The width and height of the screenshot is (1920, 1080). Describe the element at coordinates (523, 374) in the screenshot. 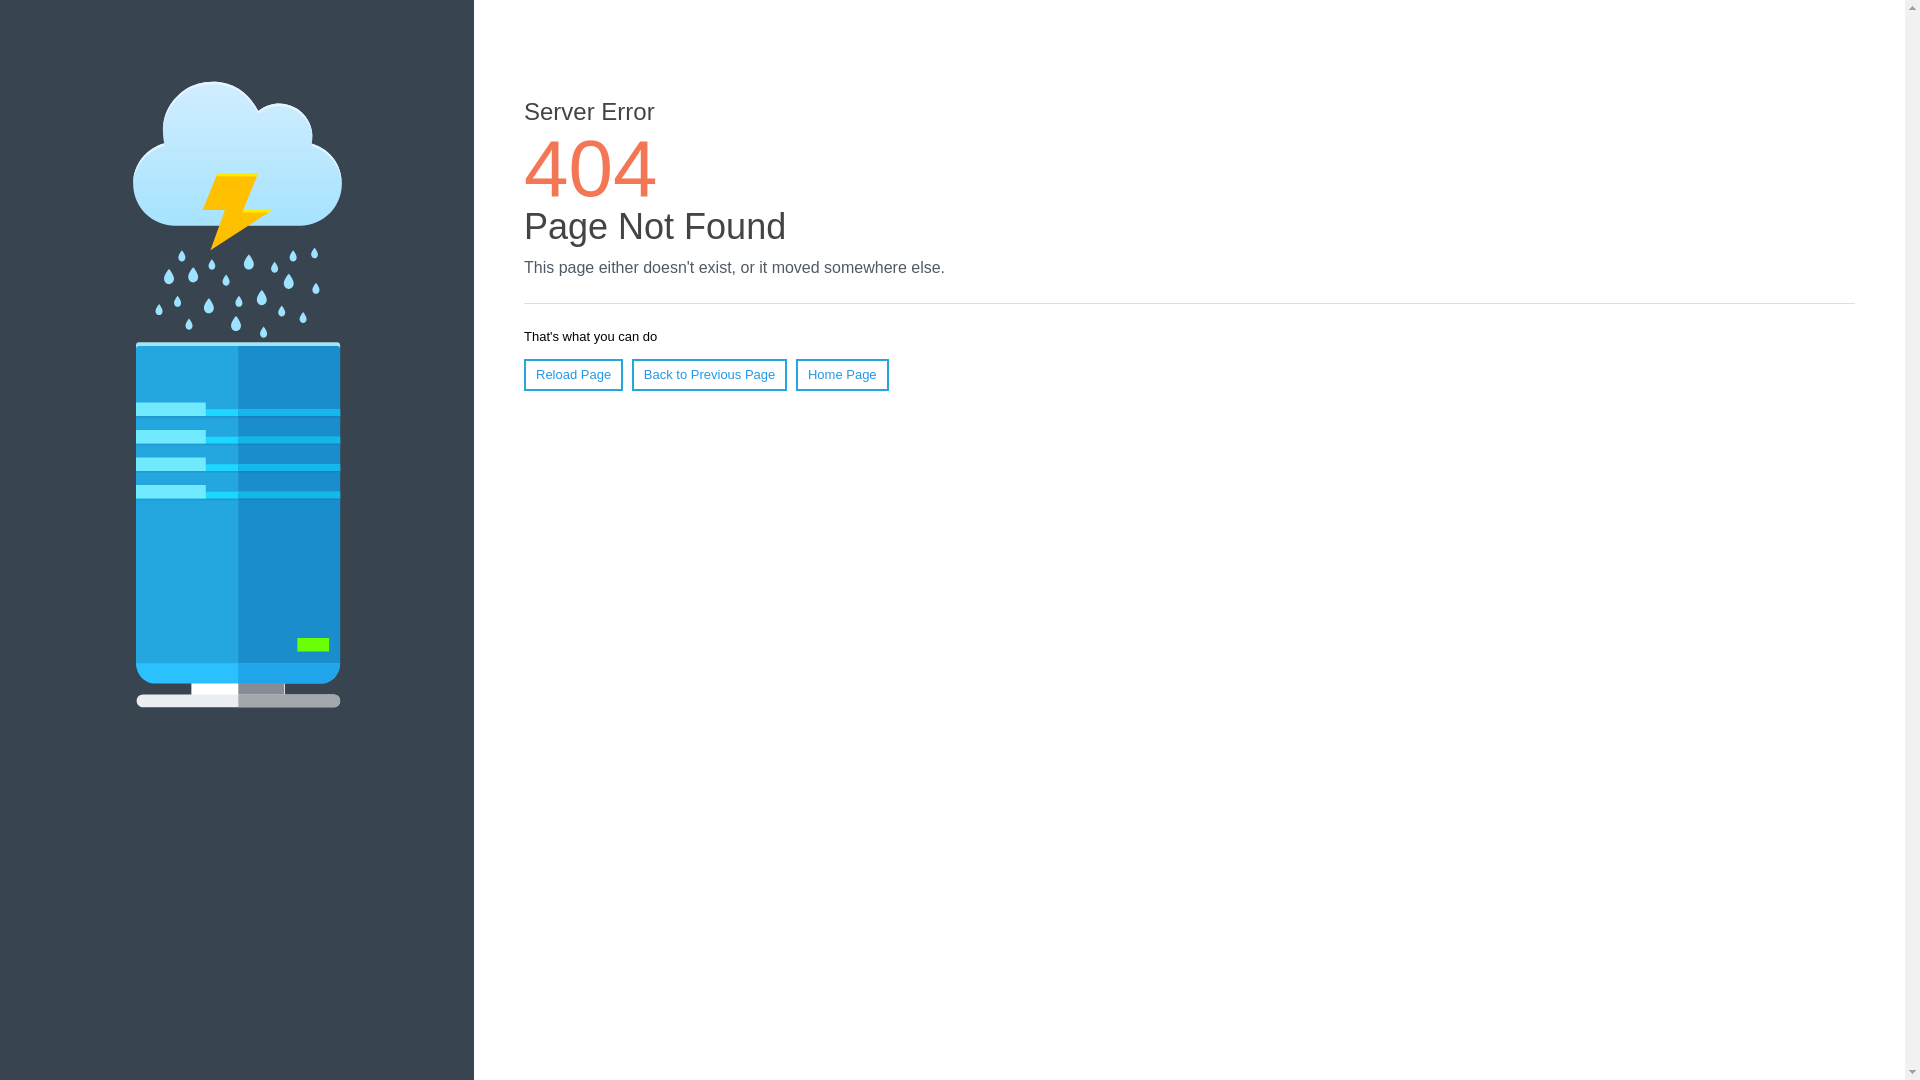

I see `'Reload Page'` at that location.